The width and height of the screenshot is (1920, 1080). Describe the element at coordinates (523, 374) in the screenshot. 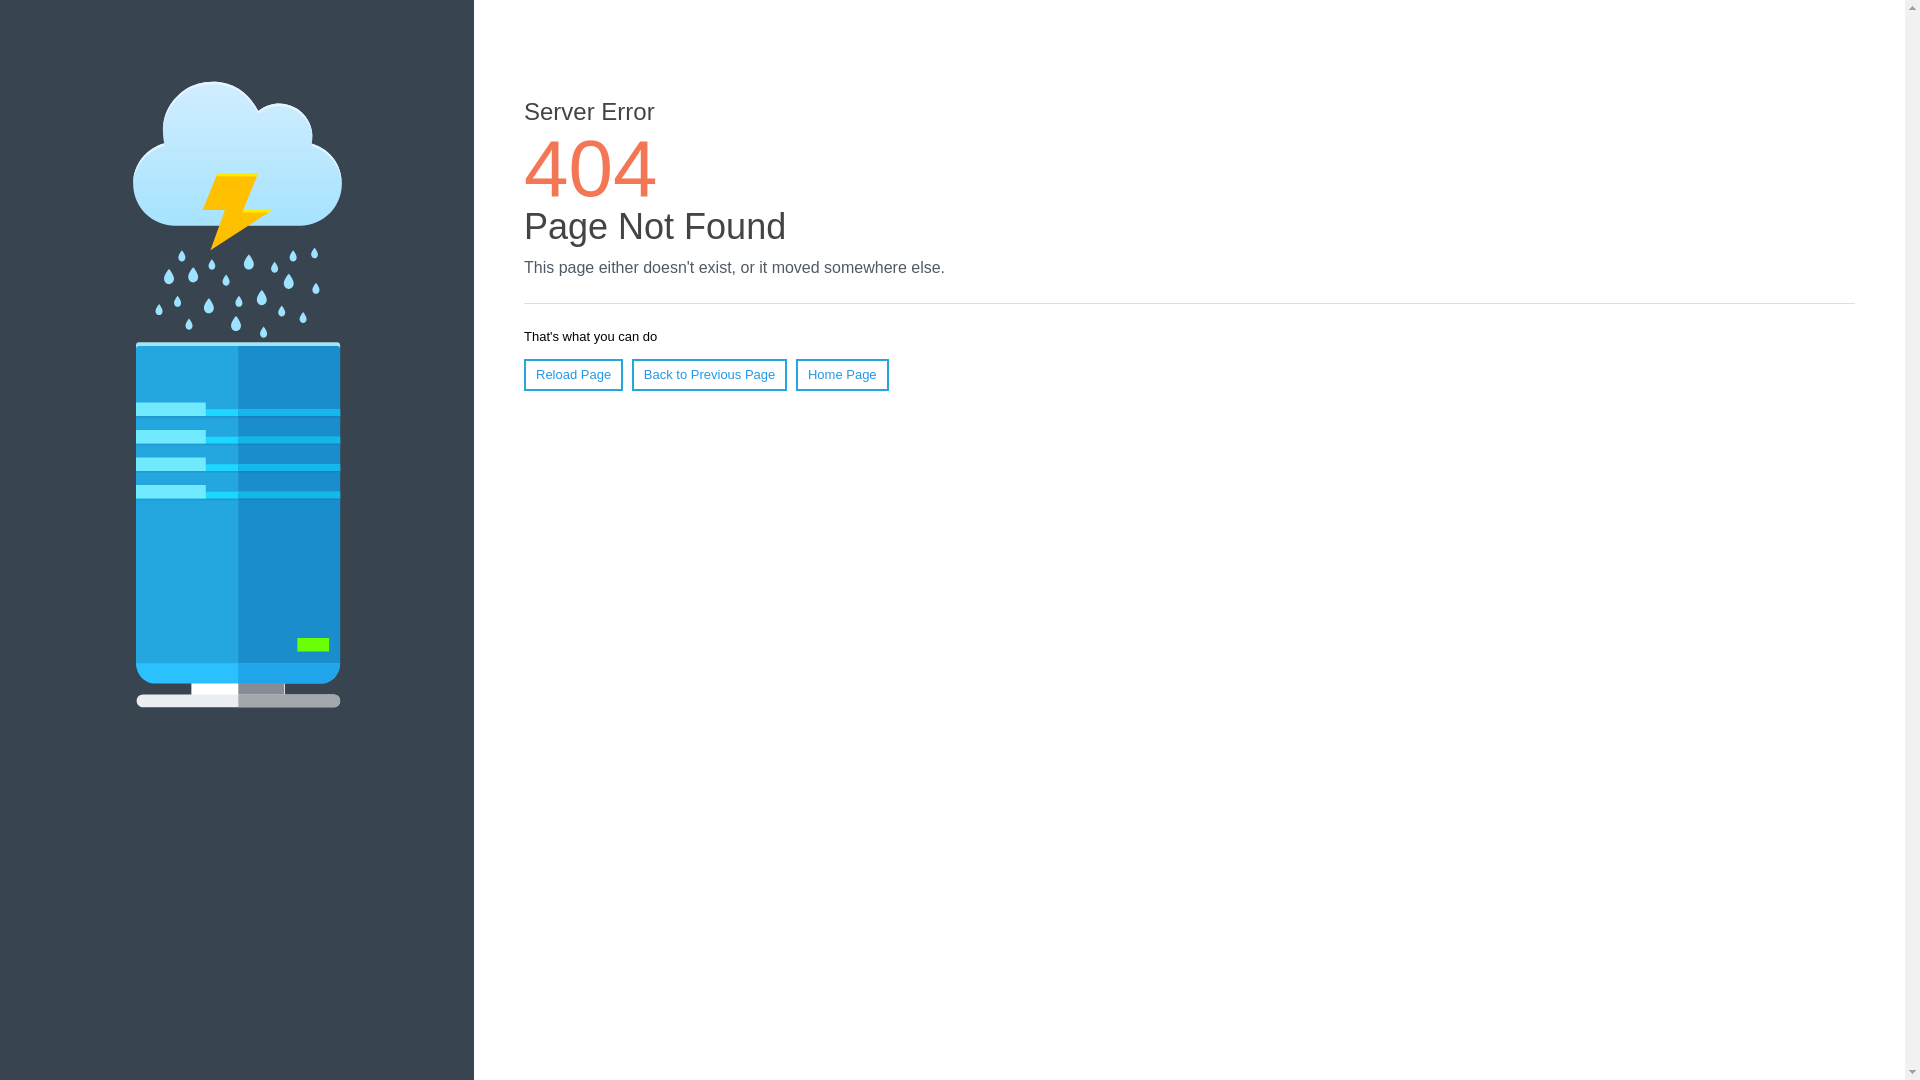

I see `'Reload Page'` at that location.